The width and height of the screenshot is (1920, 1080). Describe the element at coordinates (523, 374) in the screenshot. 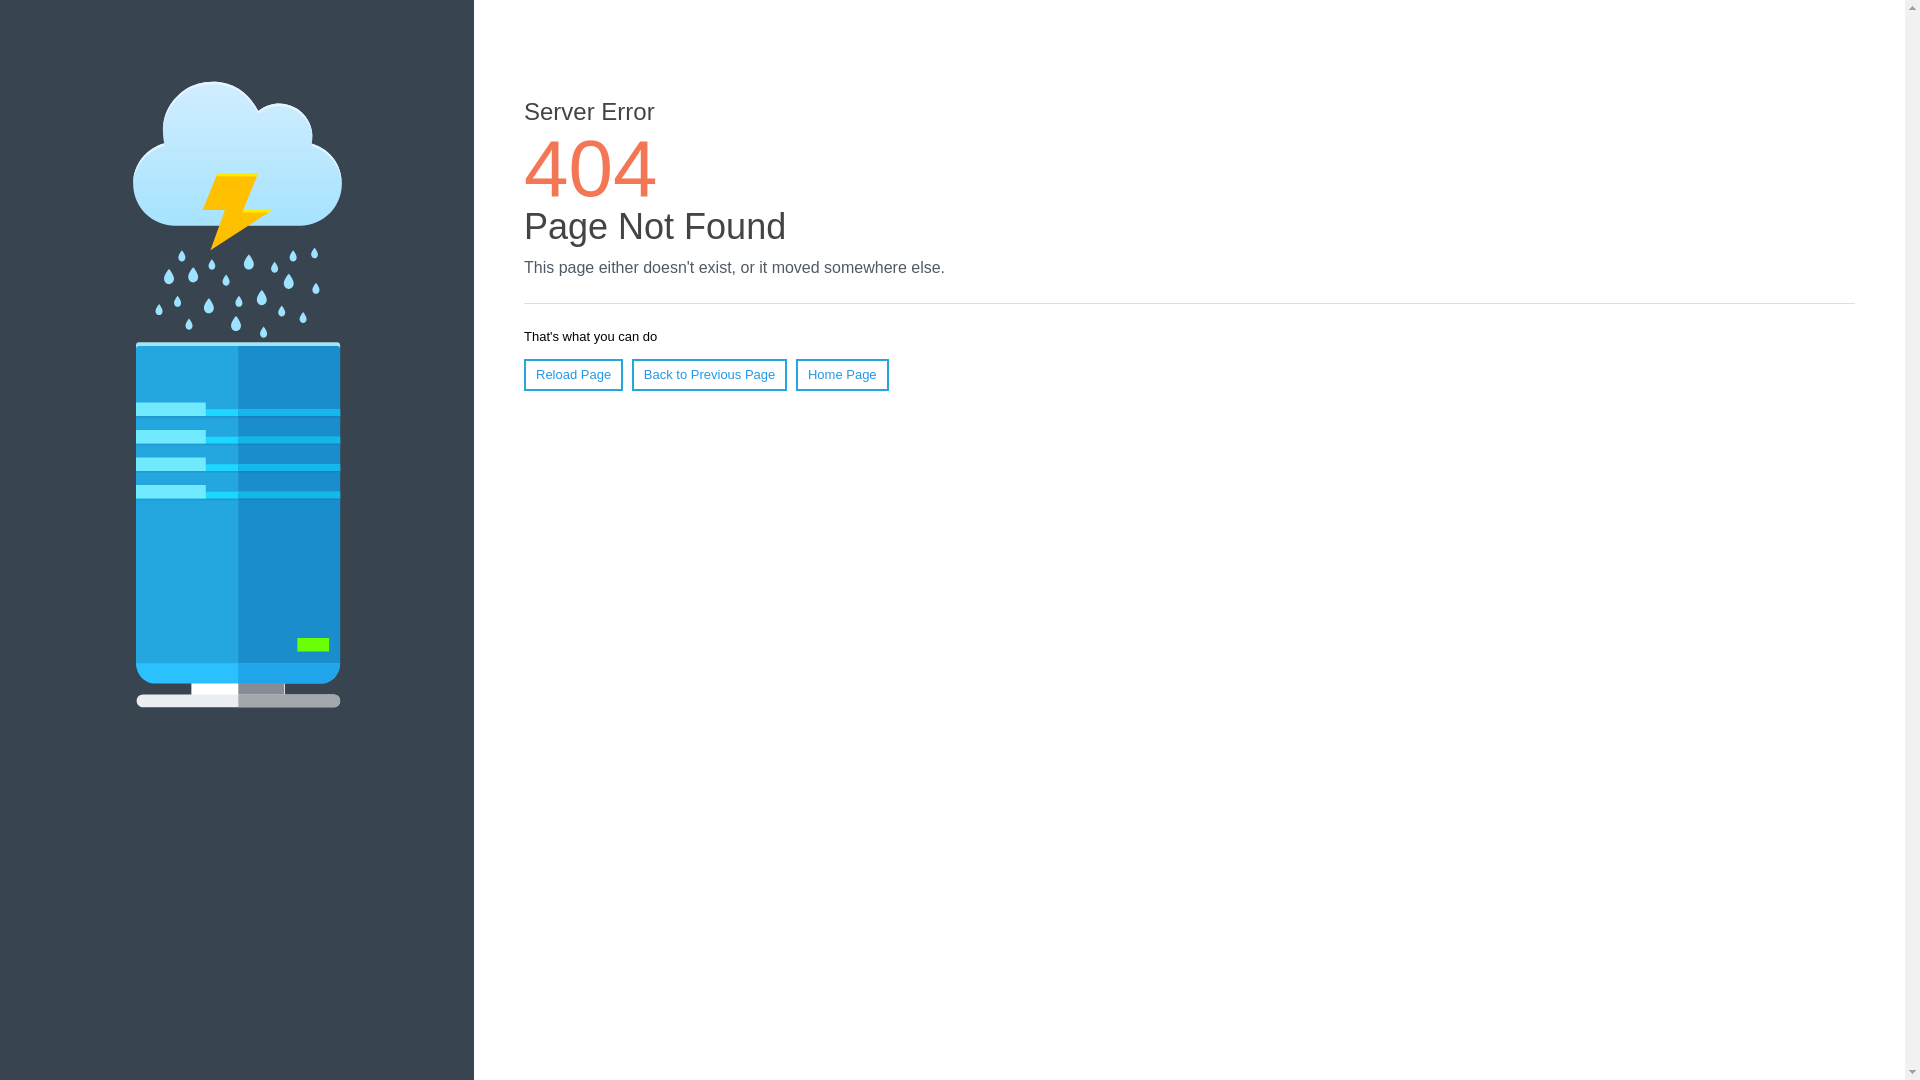

I see `'Reload Page'` at that location.